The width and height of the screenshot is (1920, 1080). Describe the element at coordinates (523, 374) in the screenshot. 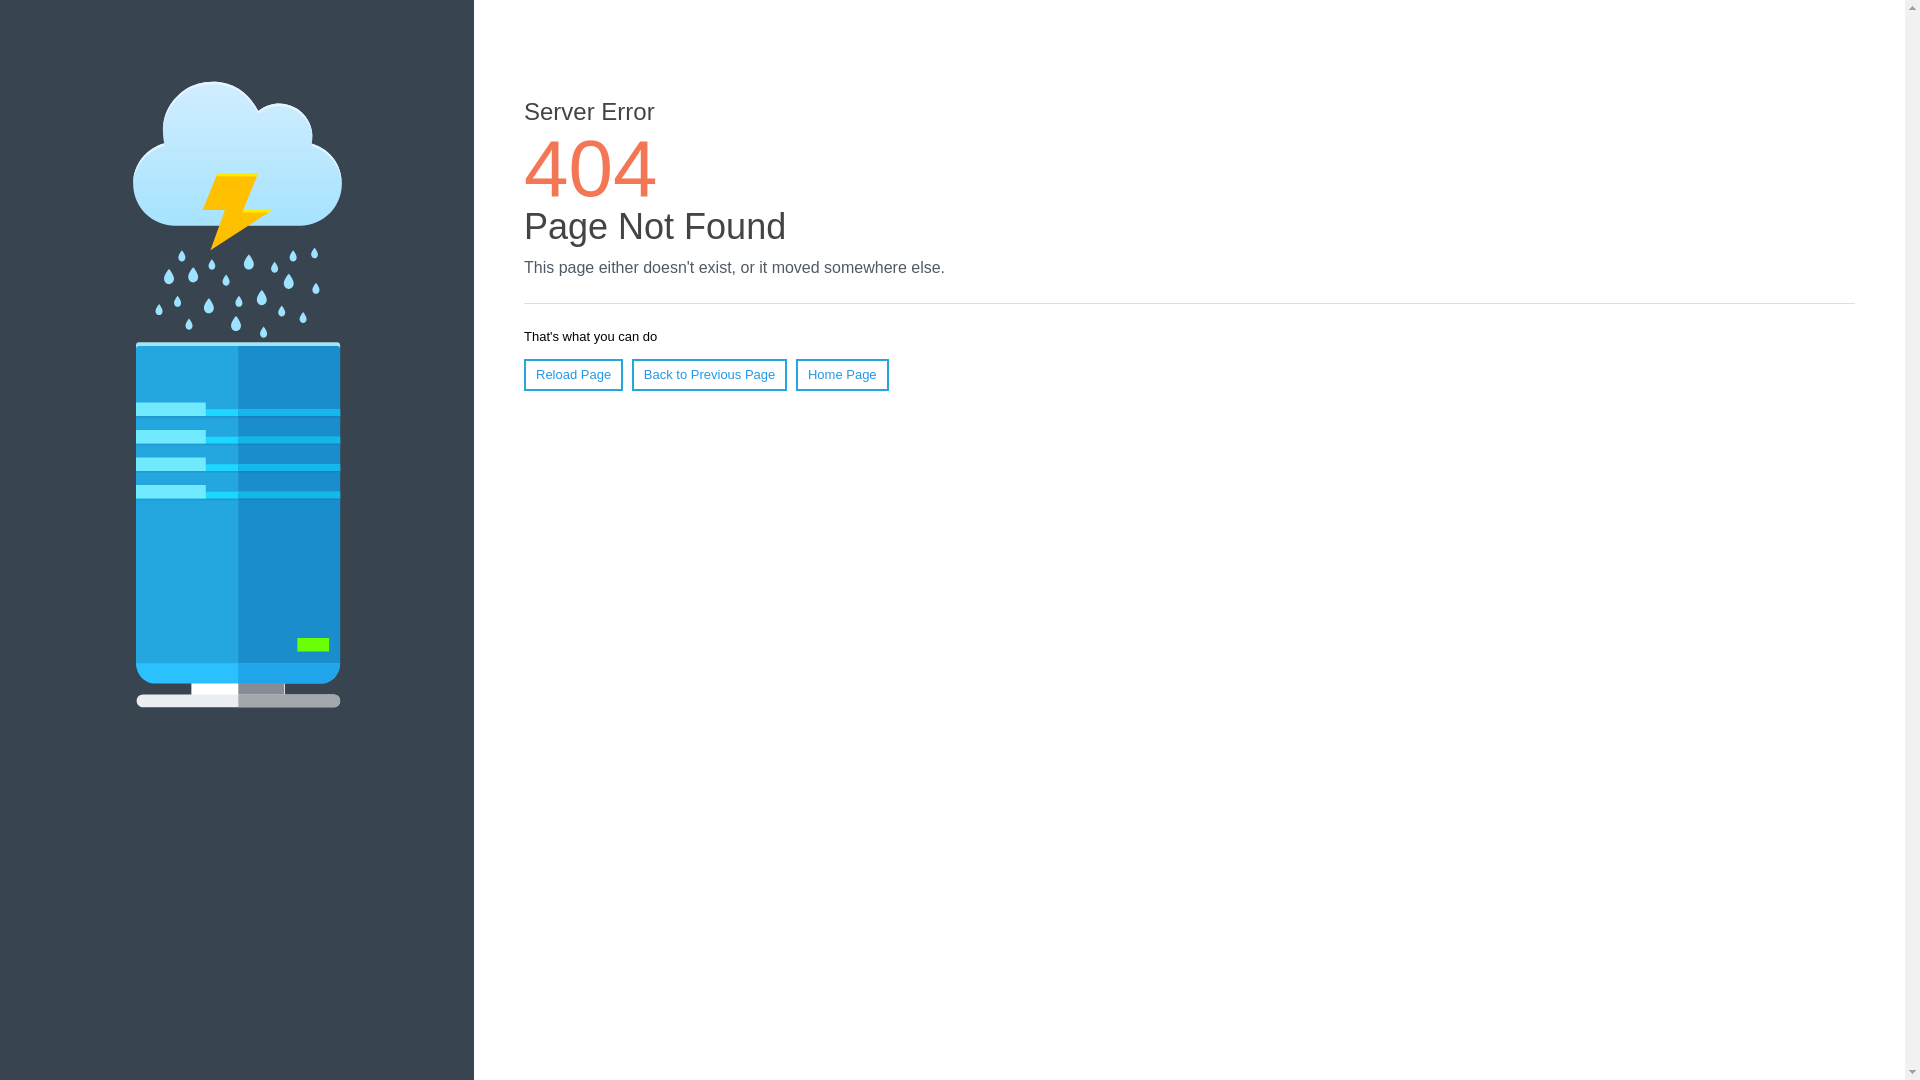

I see `'Reload Page'` at that location.